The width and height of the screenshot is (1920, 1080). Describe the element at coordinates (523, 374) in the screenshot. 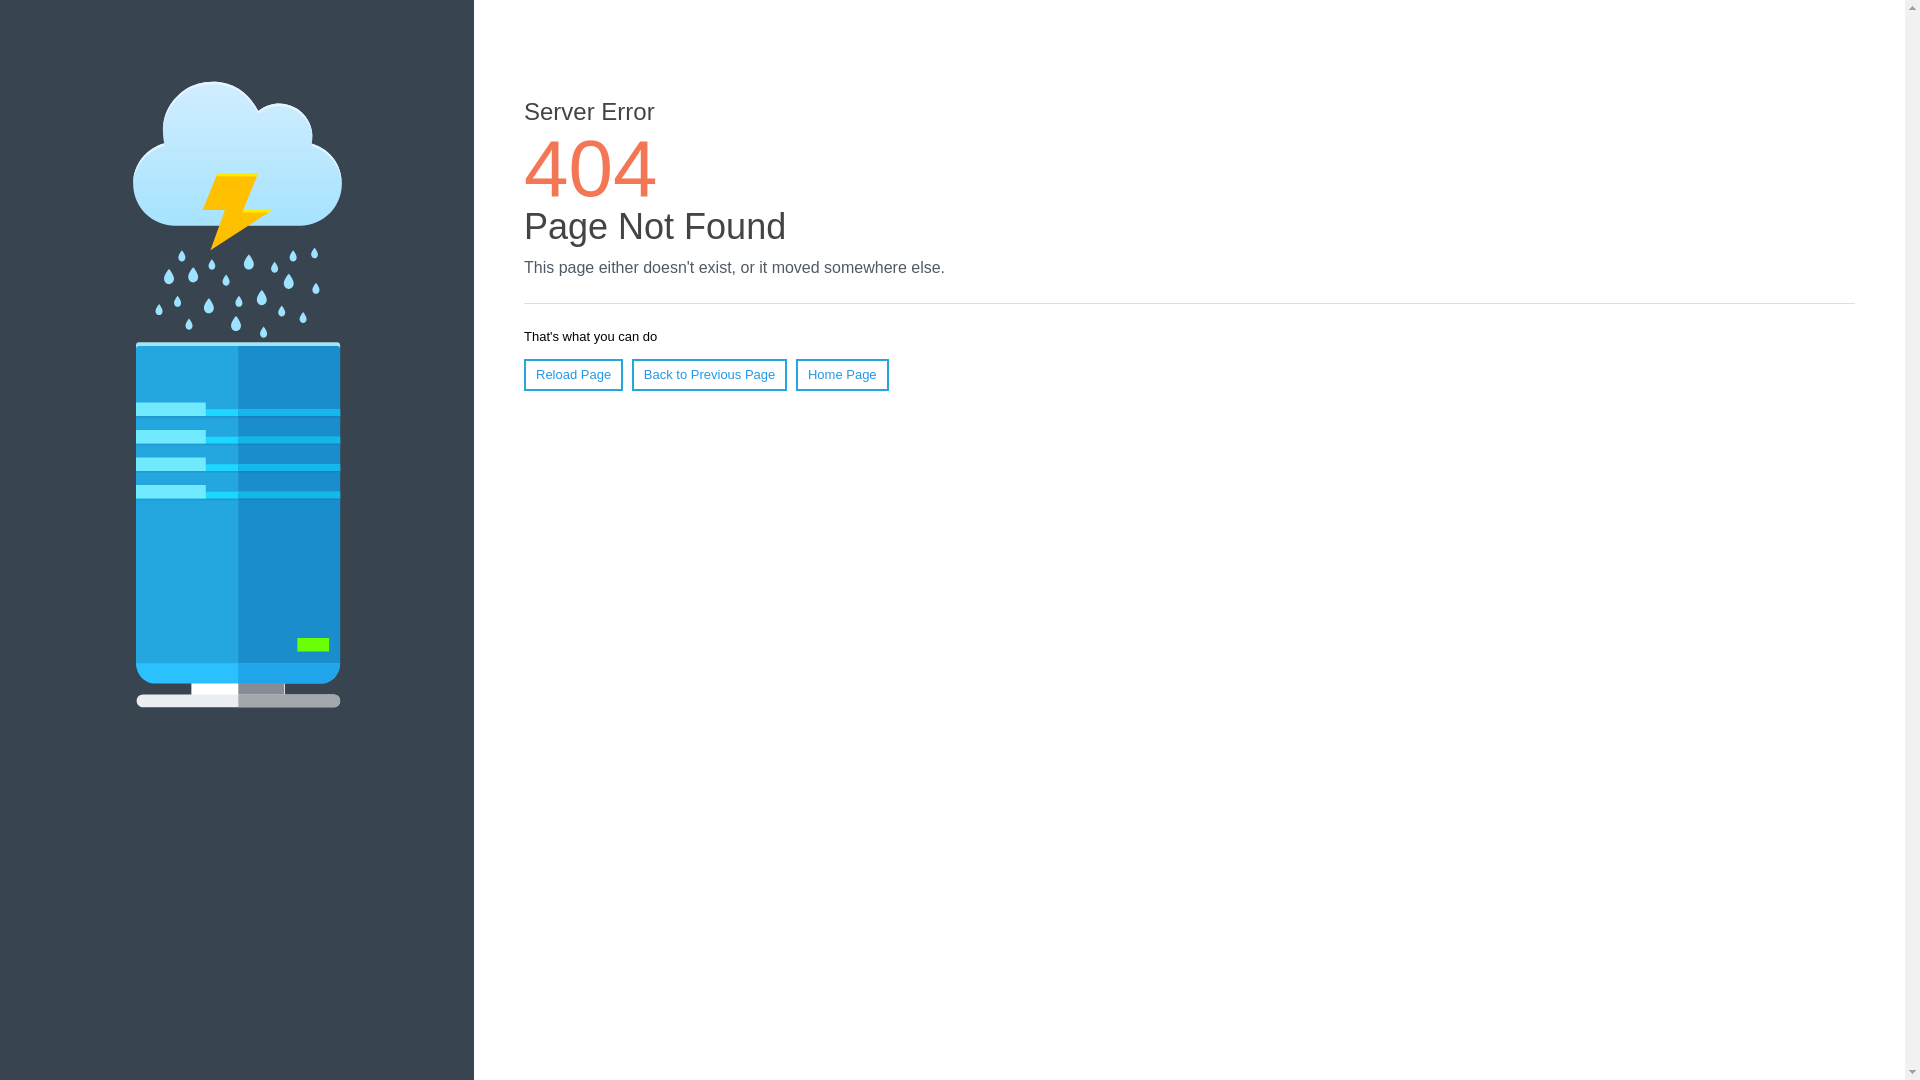

I see `'Reload Page'` at that location.